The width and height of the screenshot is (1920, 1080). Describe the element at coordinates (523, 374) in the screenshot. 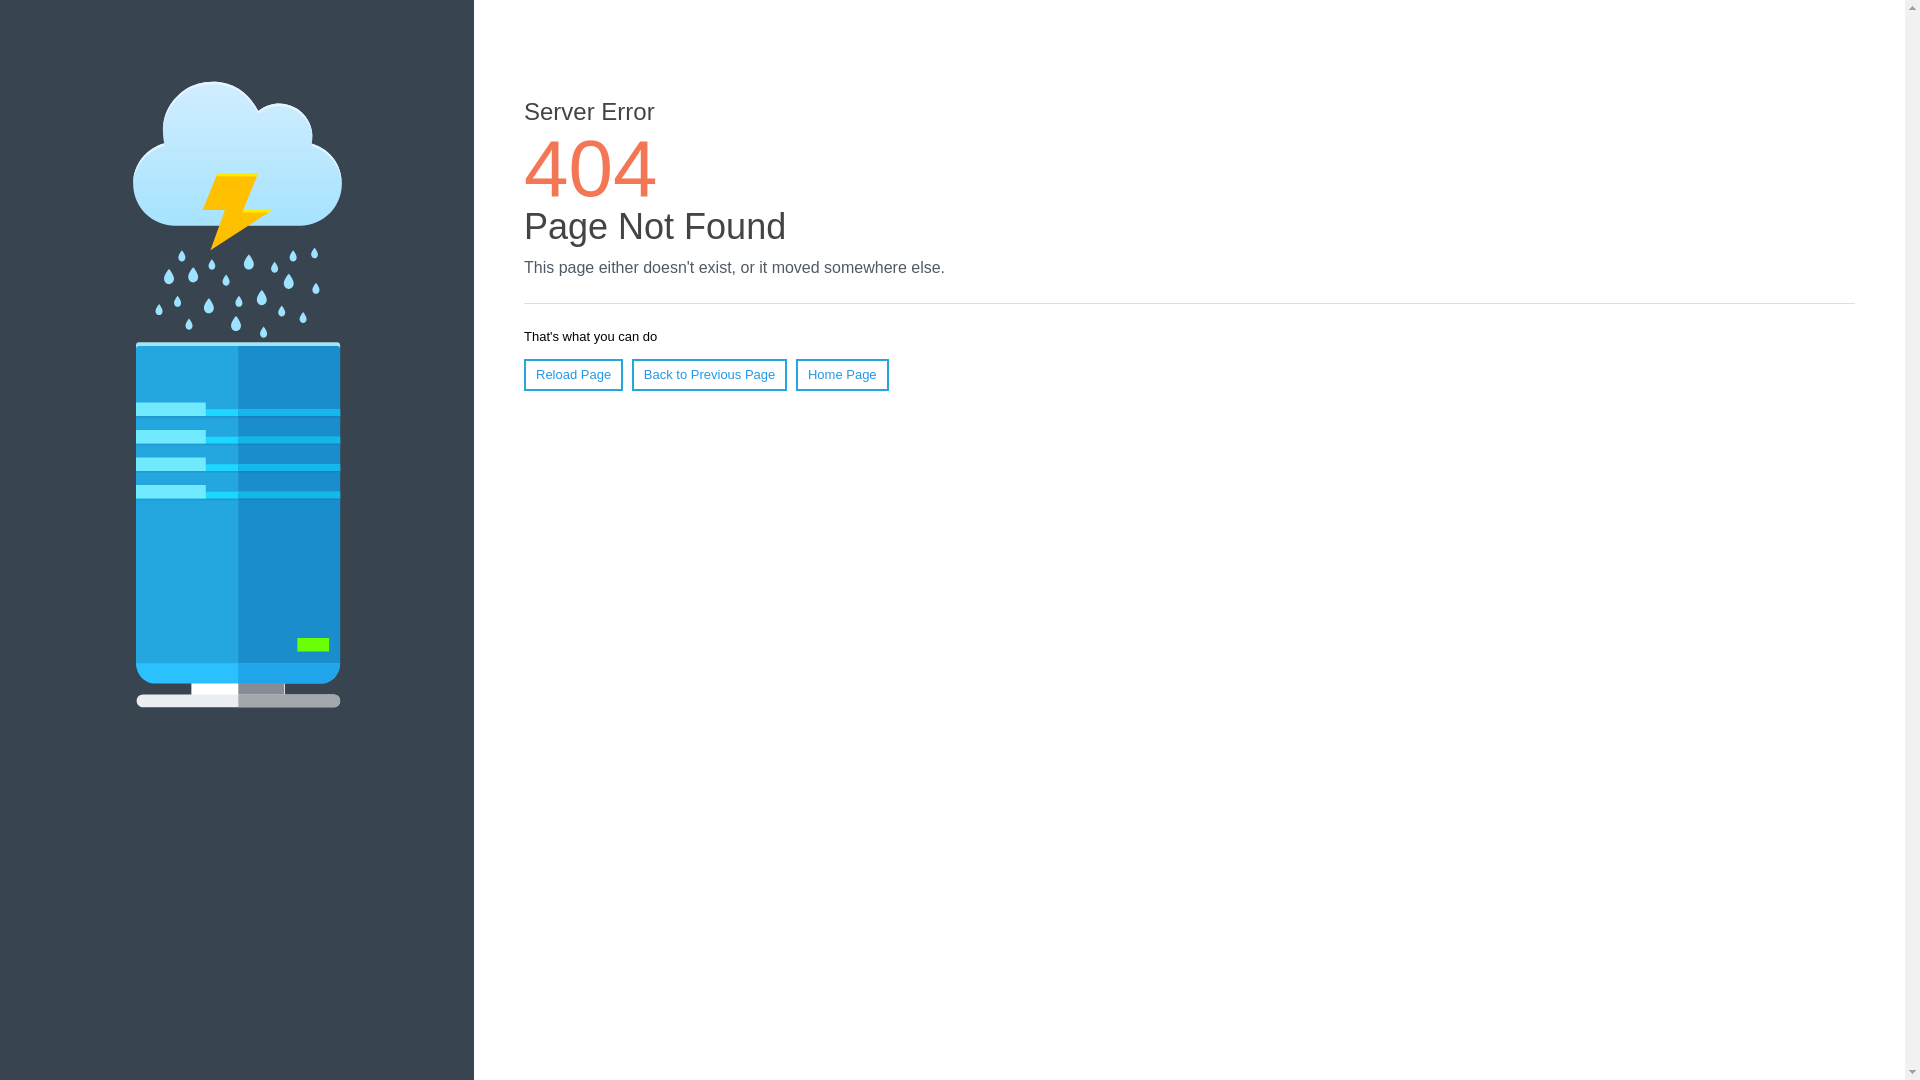

I see `'Reload Page'` at that location.